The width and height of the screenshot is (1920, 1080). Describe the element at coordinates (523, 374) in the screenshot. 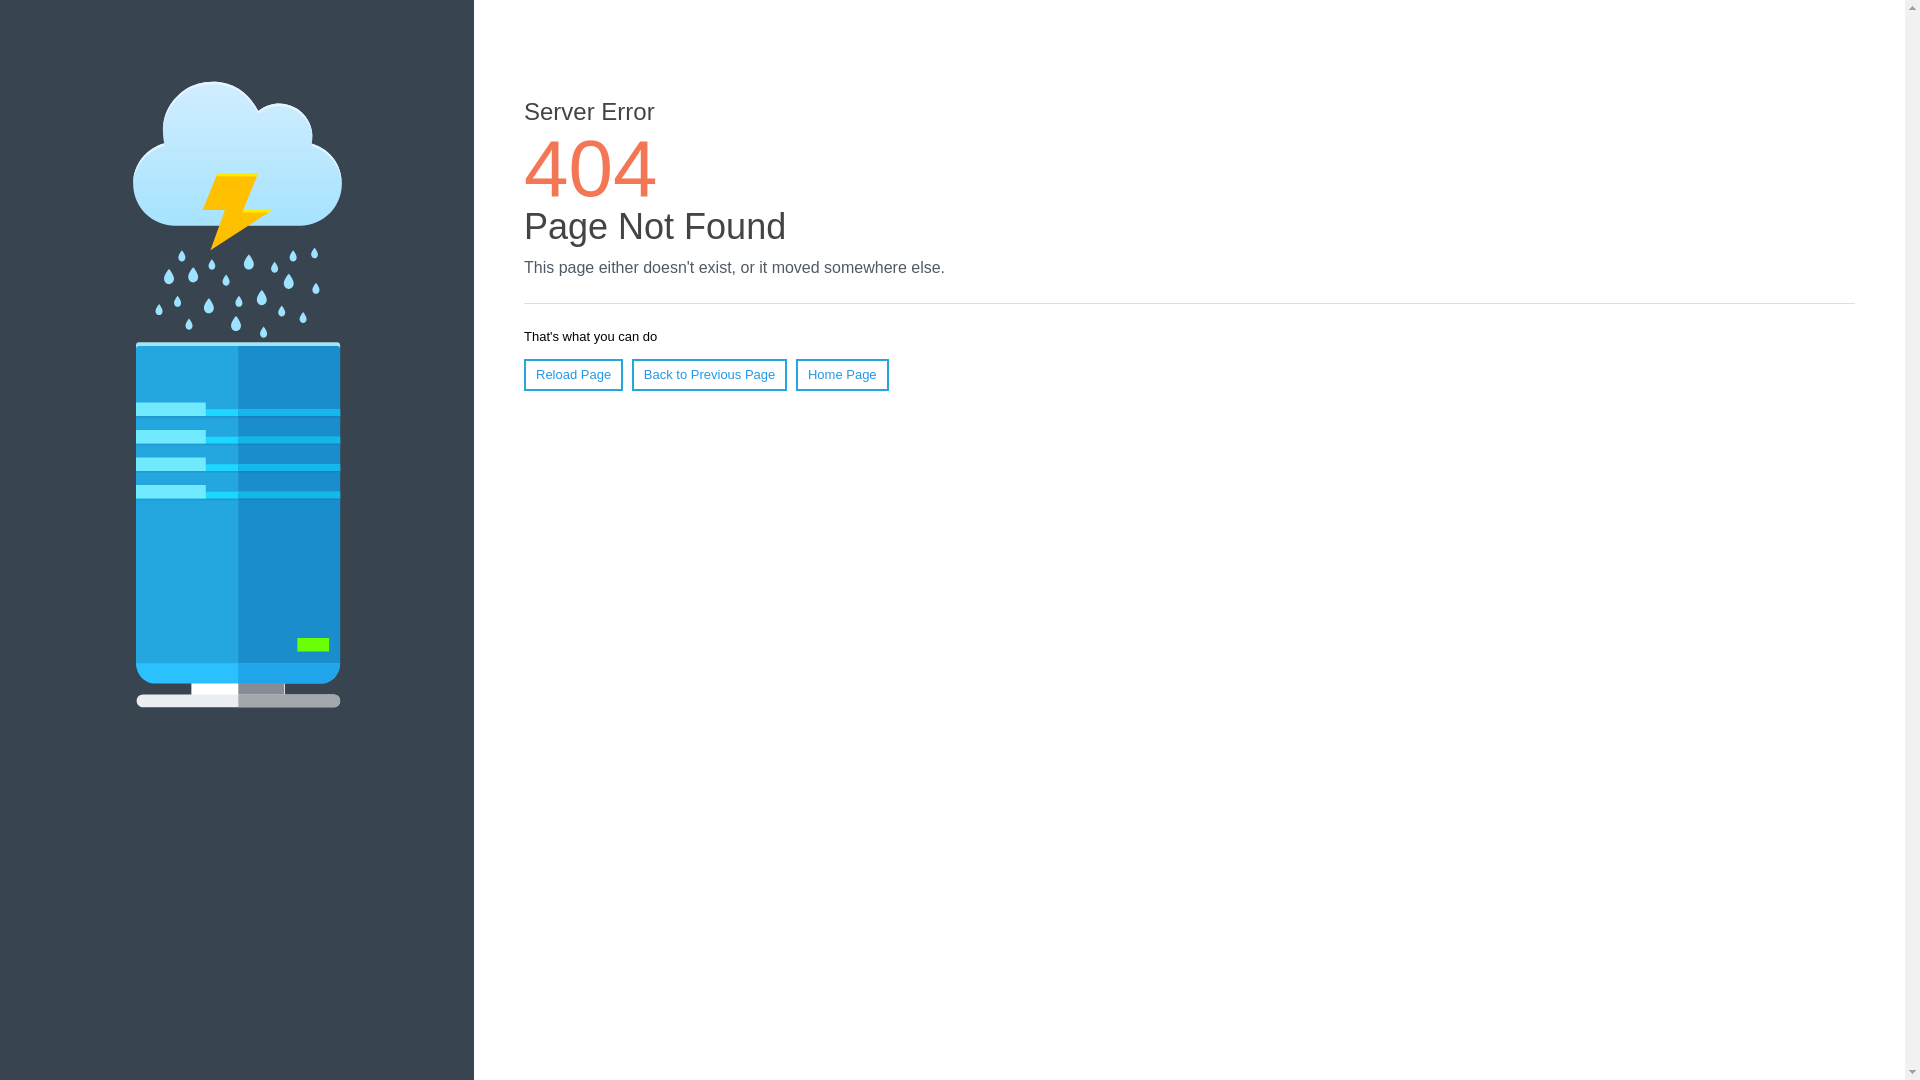

I see `'Reload Page'` at that location.